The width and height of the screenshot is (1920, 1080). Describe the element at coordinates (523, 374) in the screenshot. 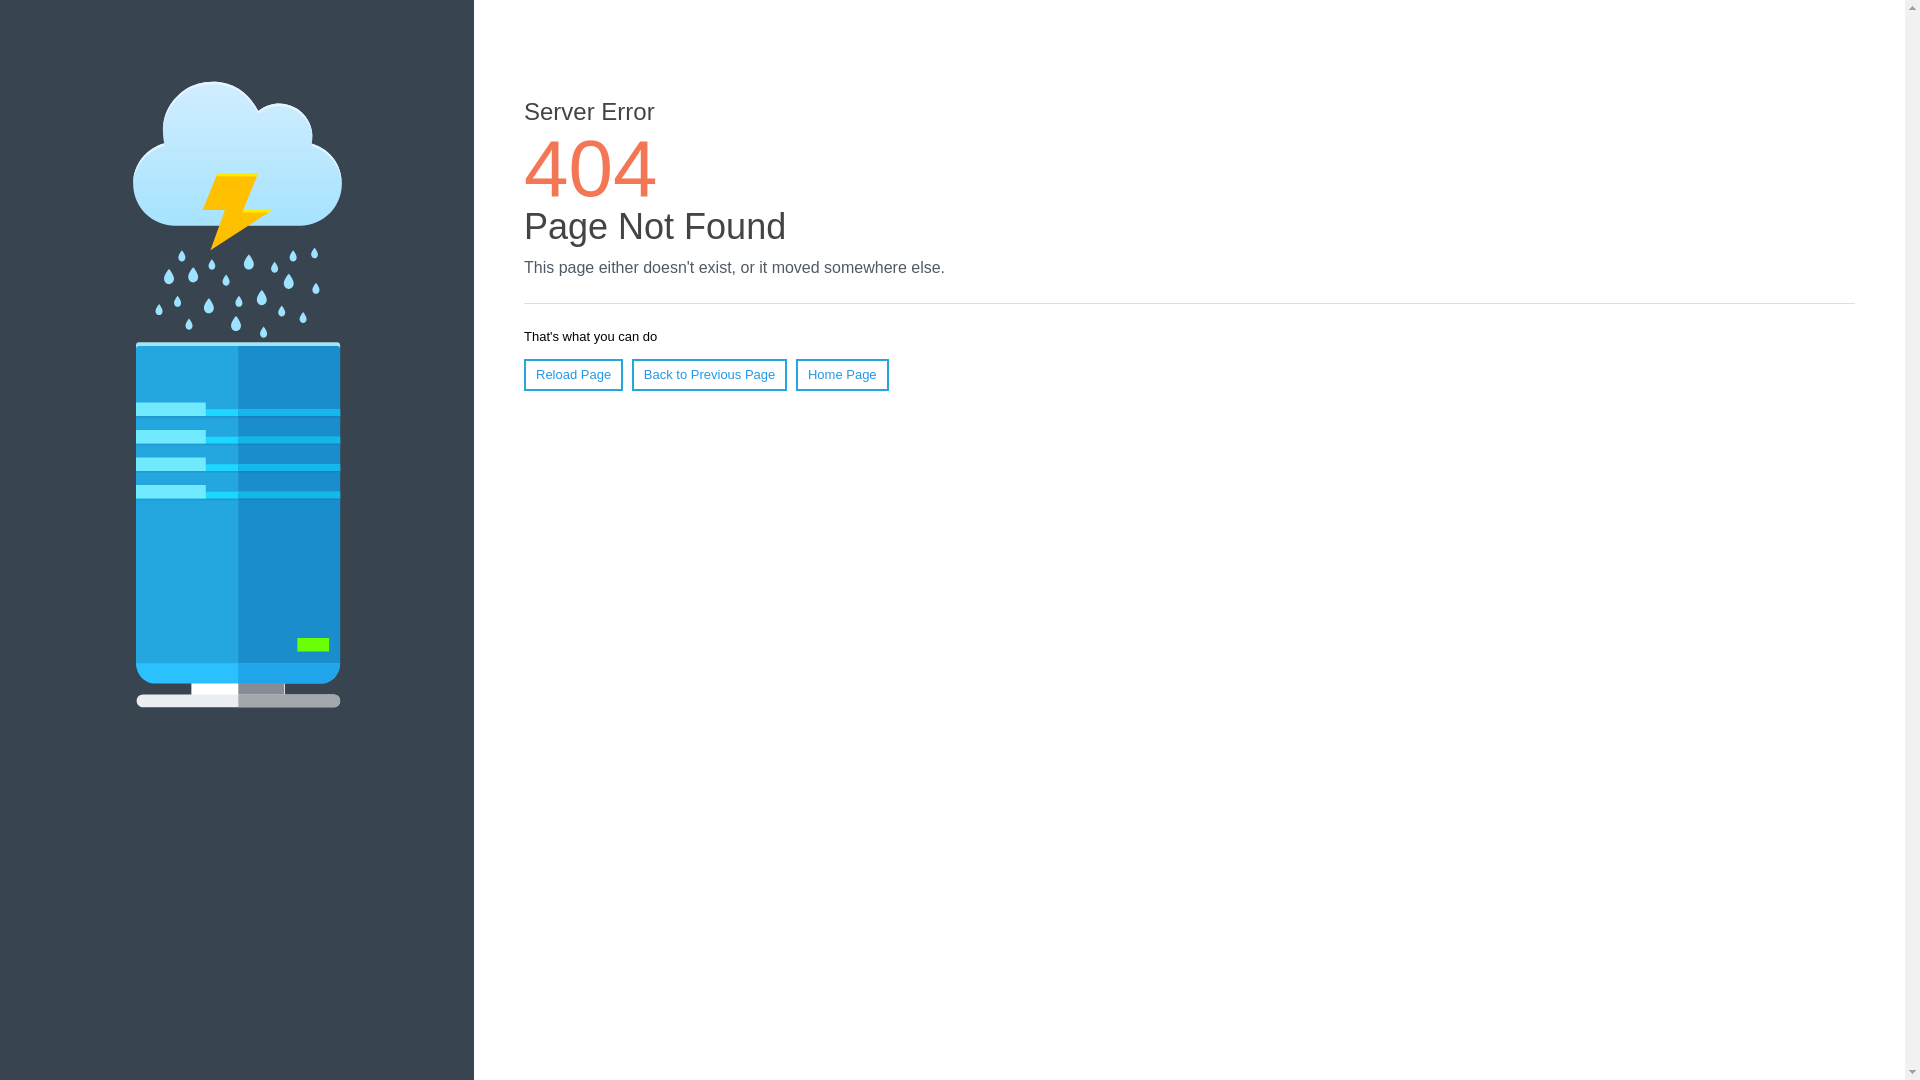

I see `'Reload Page'` at that location.